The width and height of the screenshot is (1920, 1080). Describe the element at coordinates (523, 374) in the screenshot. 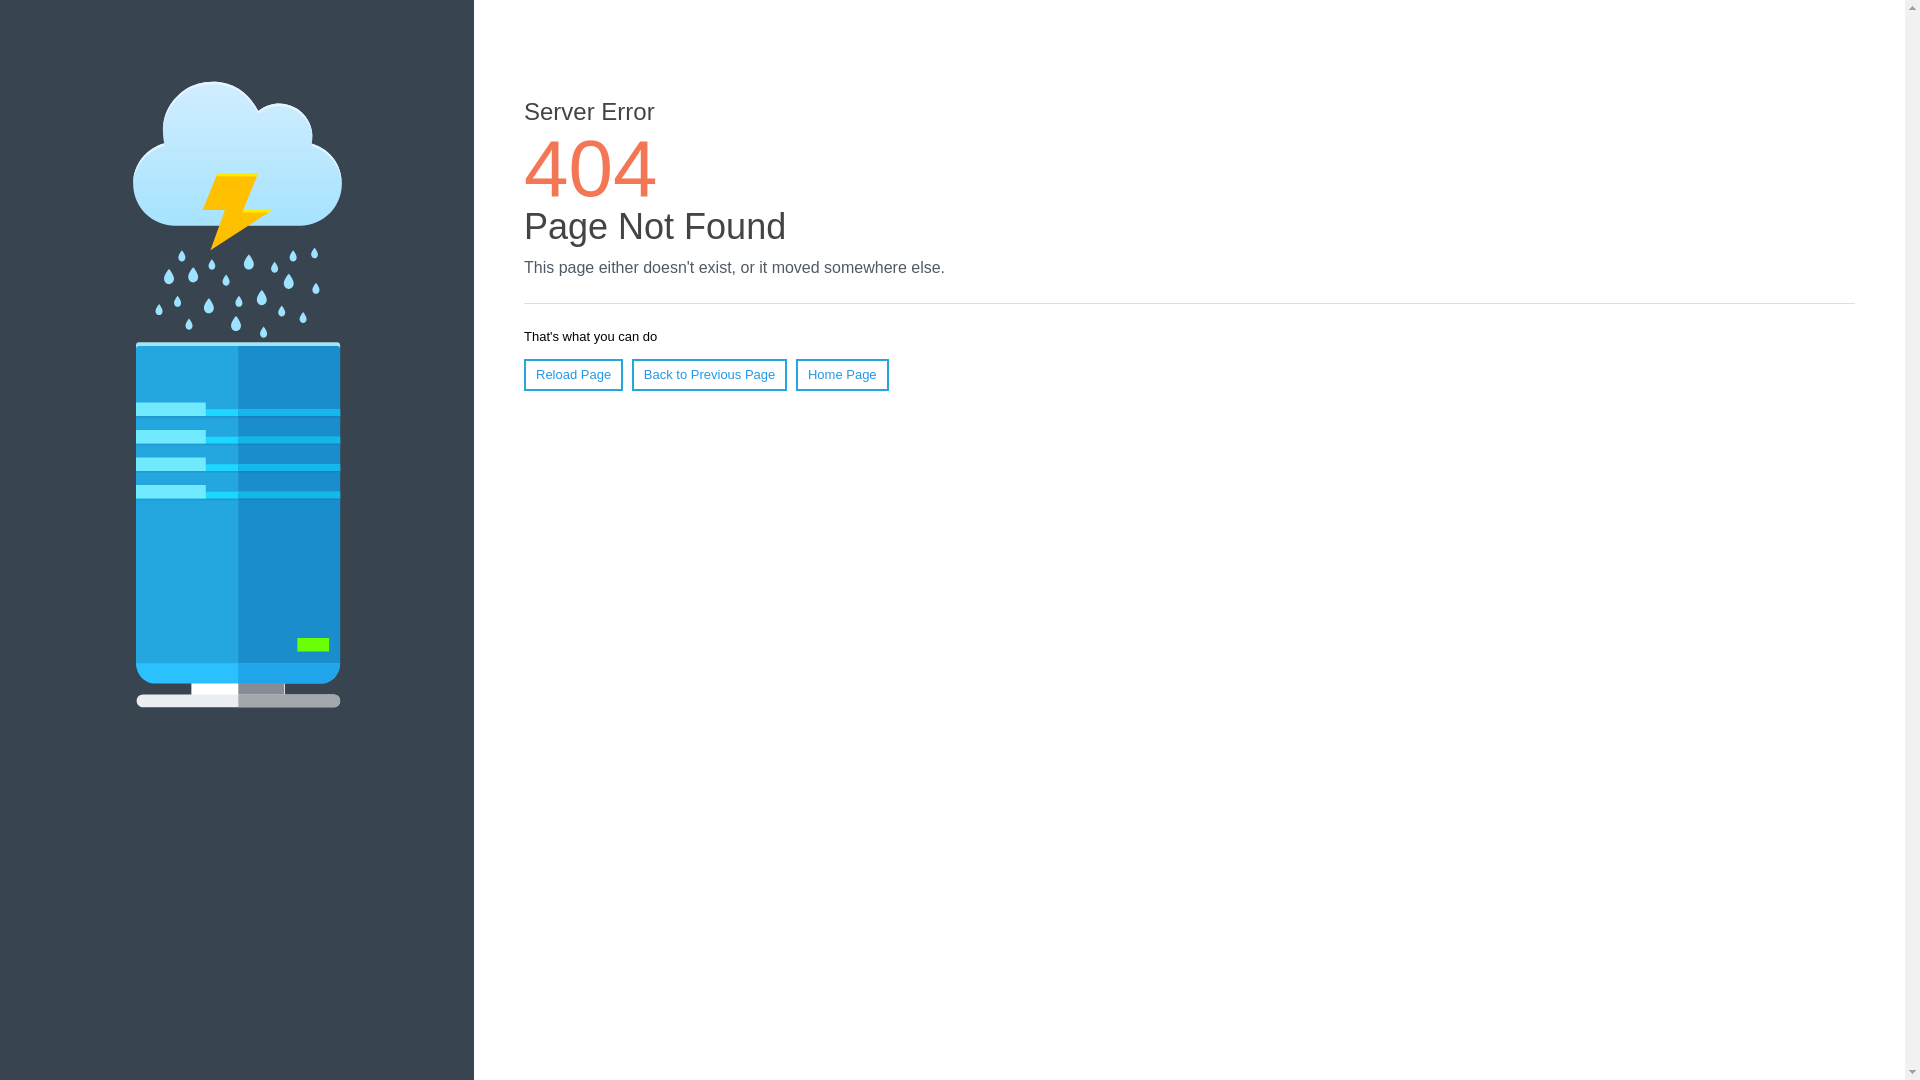

I see `'Reload Page'` at that location.